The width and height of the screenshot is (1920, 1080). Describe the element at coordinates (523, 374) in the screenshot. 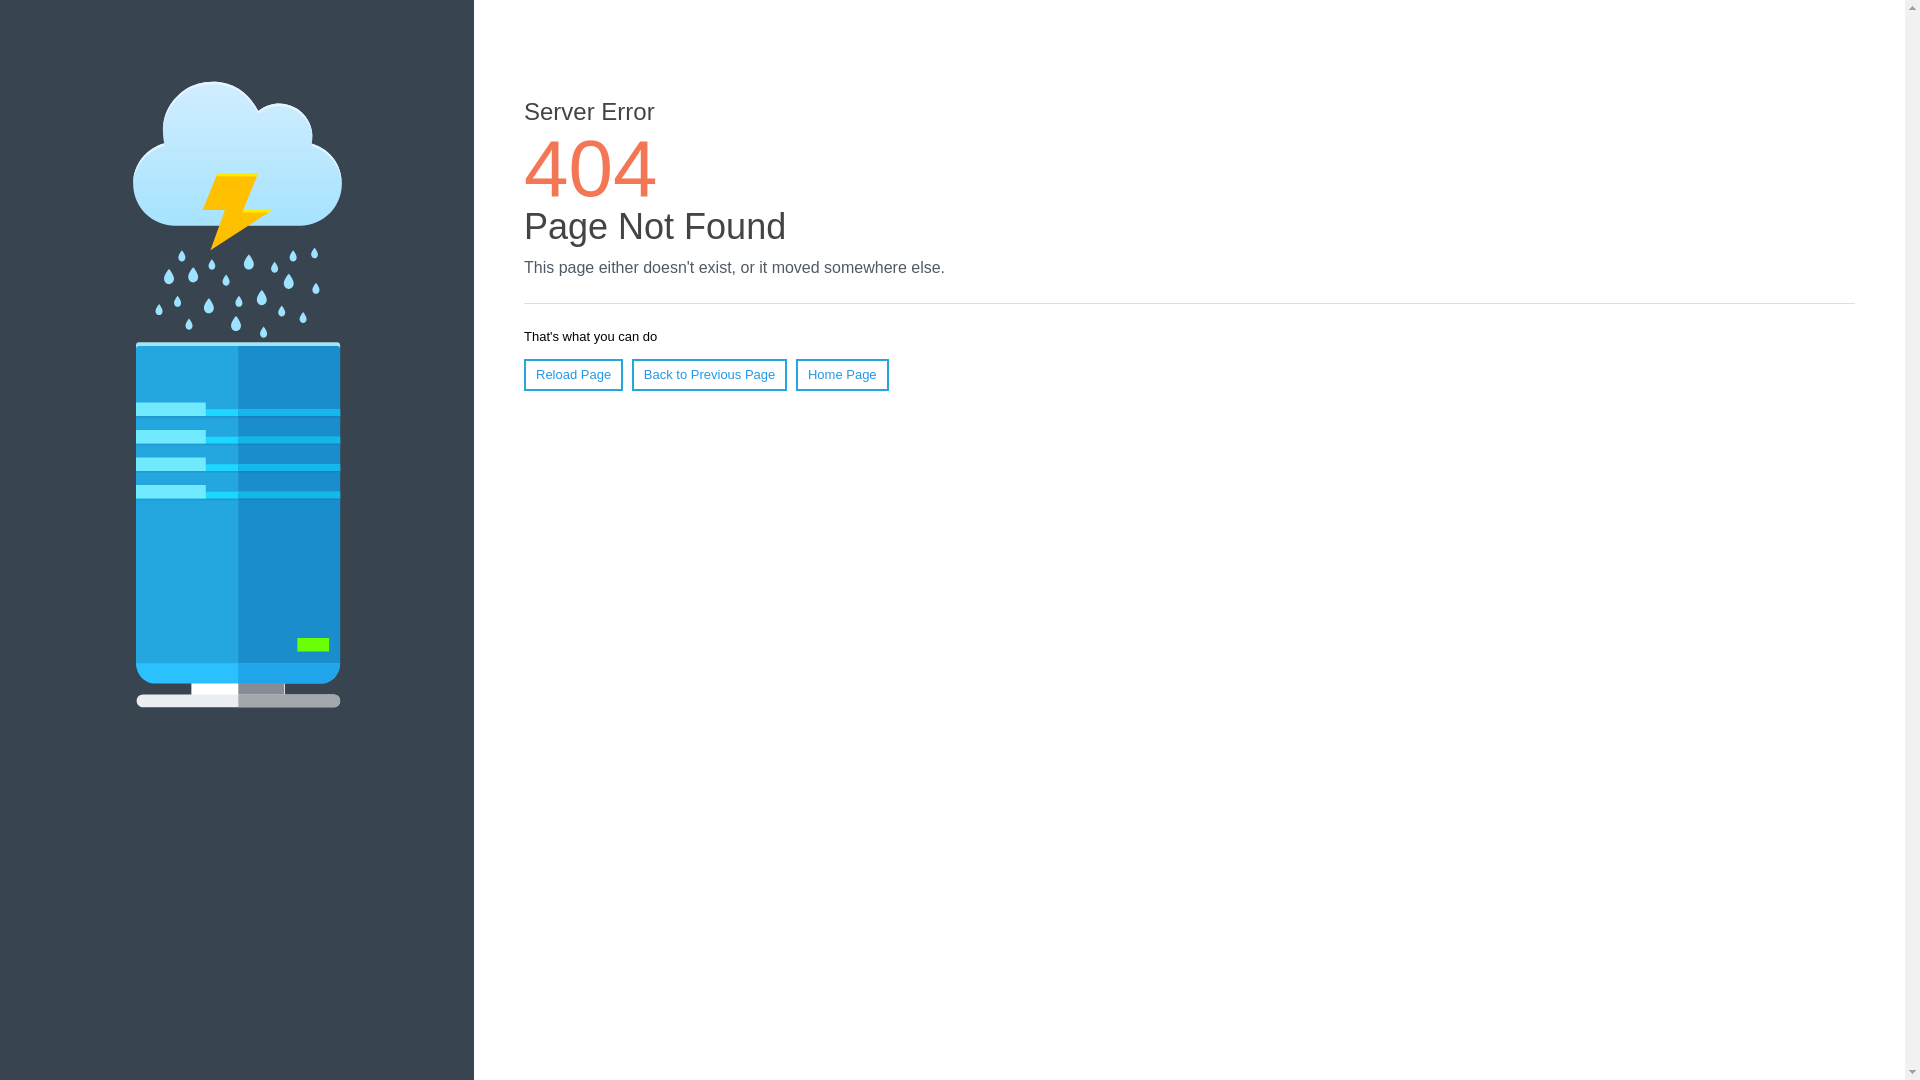

I see `'Reload Page'` at that location.